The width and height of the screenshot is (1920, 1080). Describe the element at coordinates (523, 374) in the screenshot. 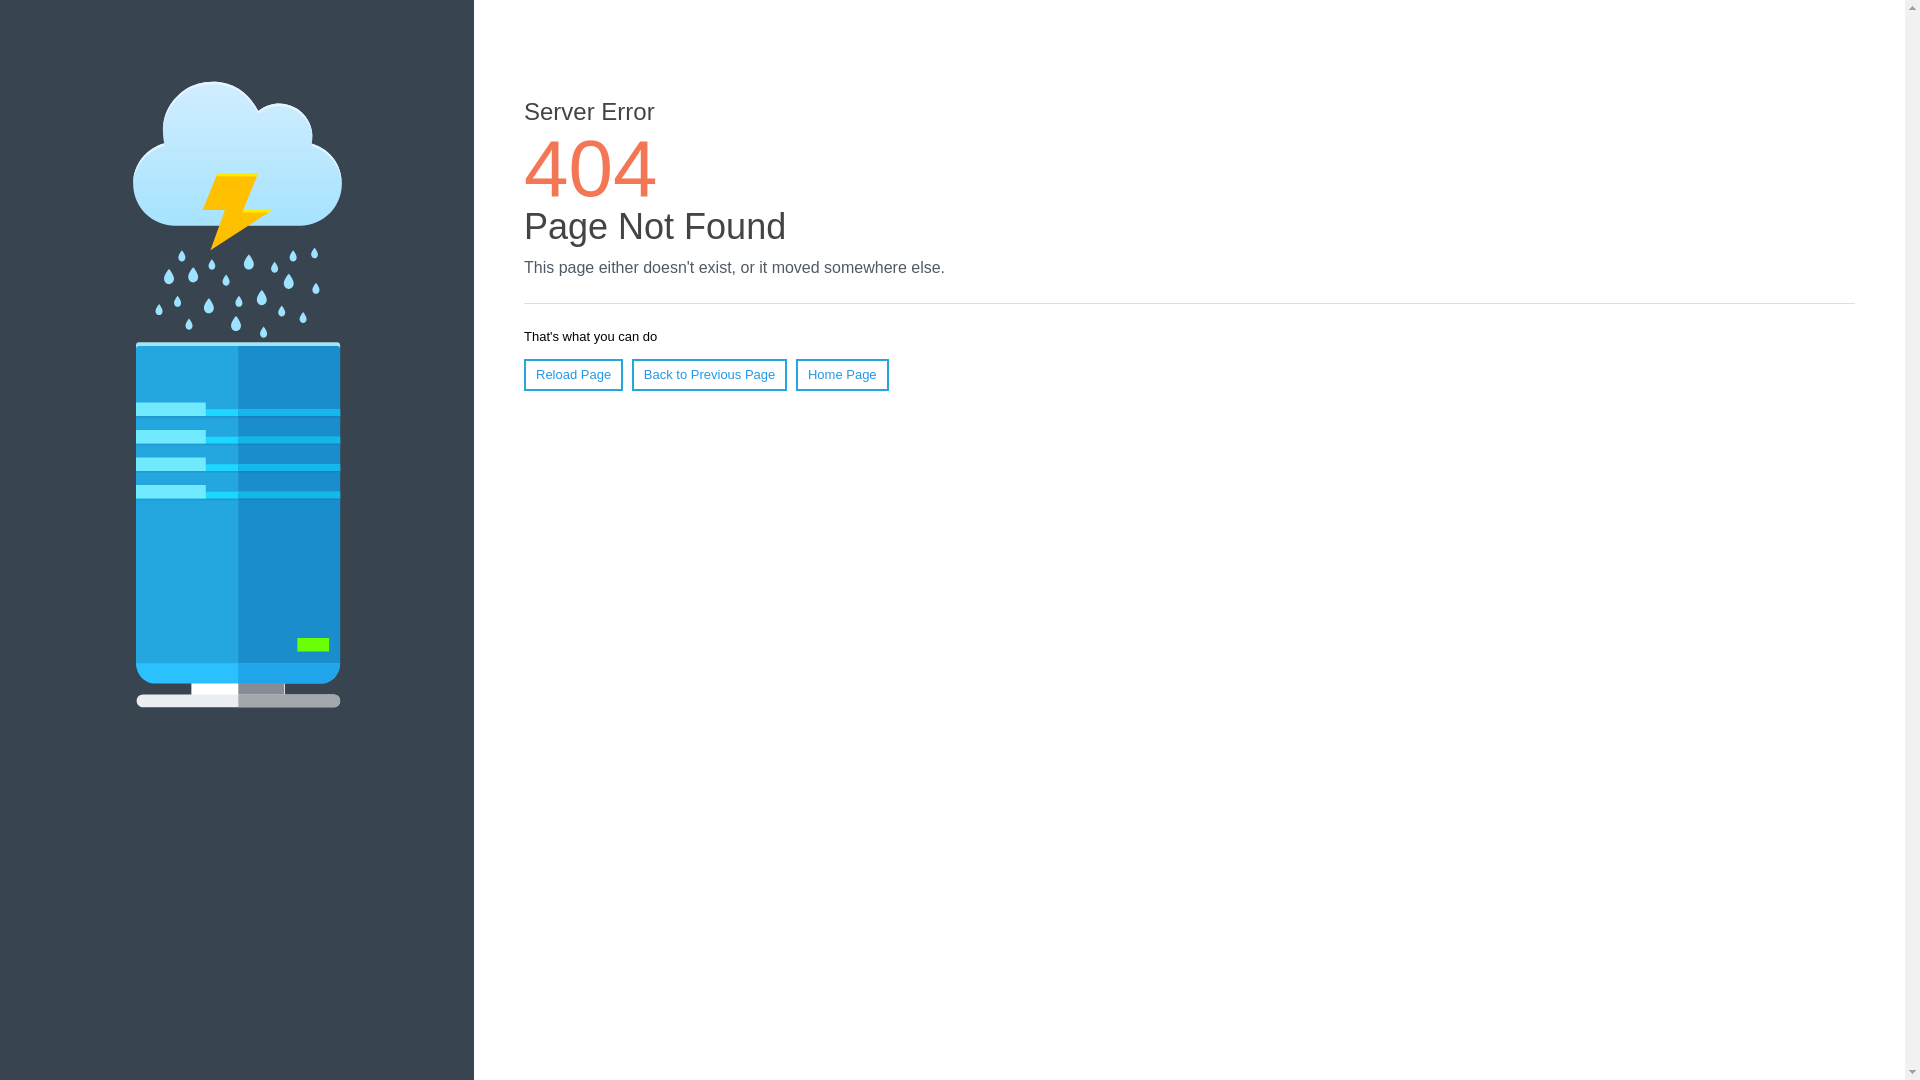

I see `'Reload Page'` at that location.